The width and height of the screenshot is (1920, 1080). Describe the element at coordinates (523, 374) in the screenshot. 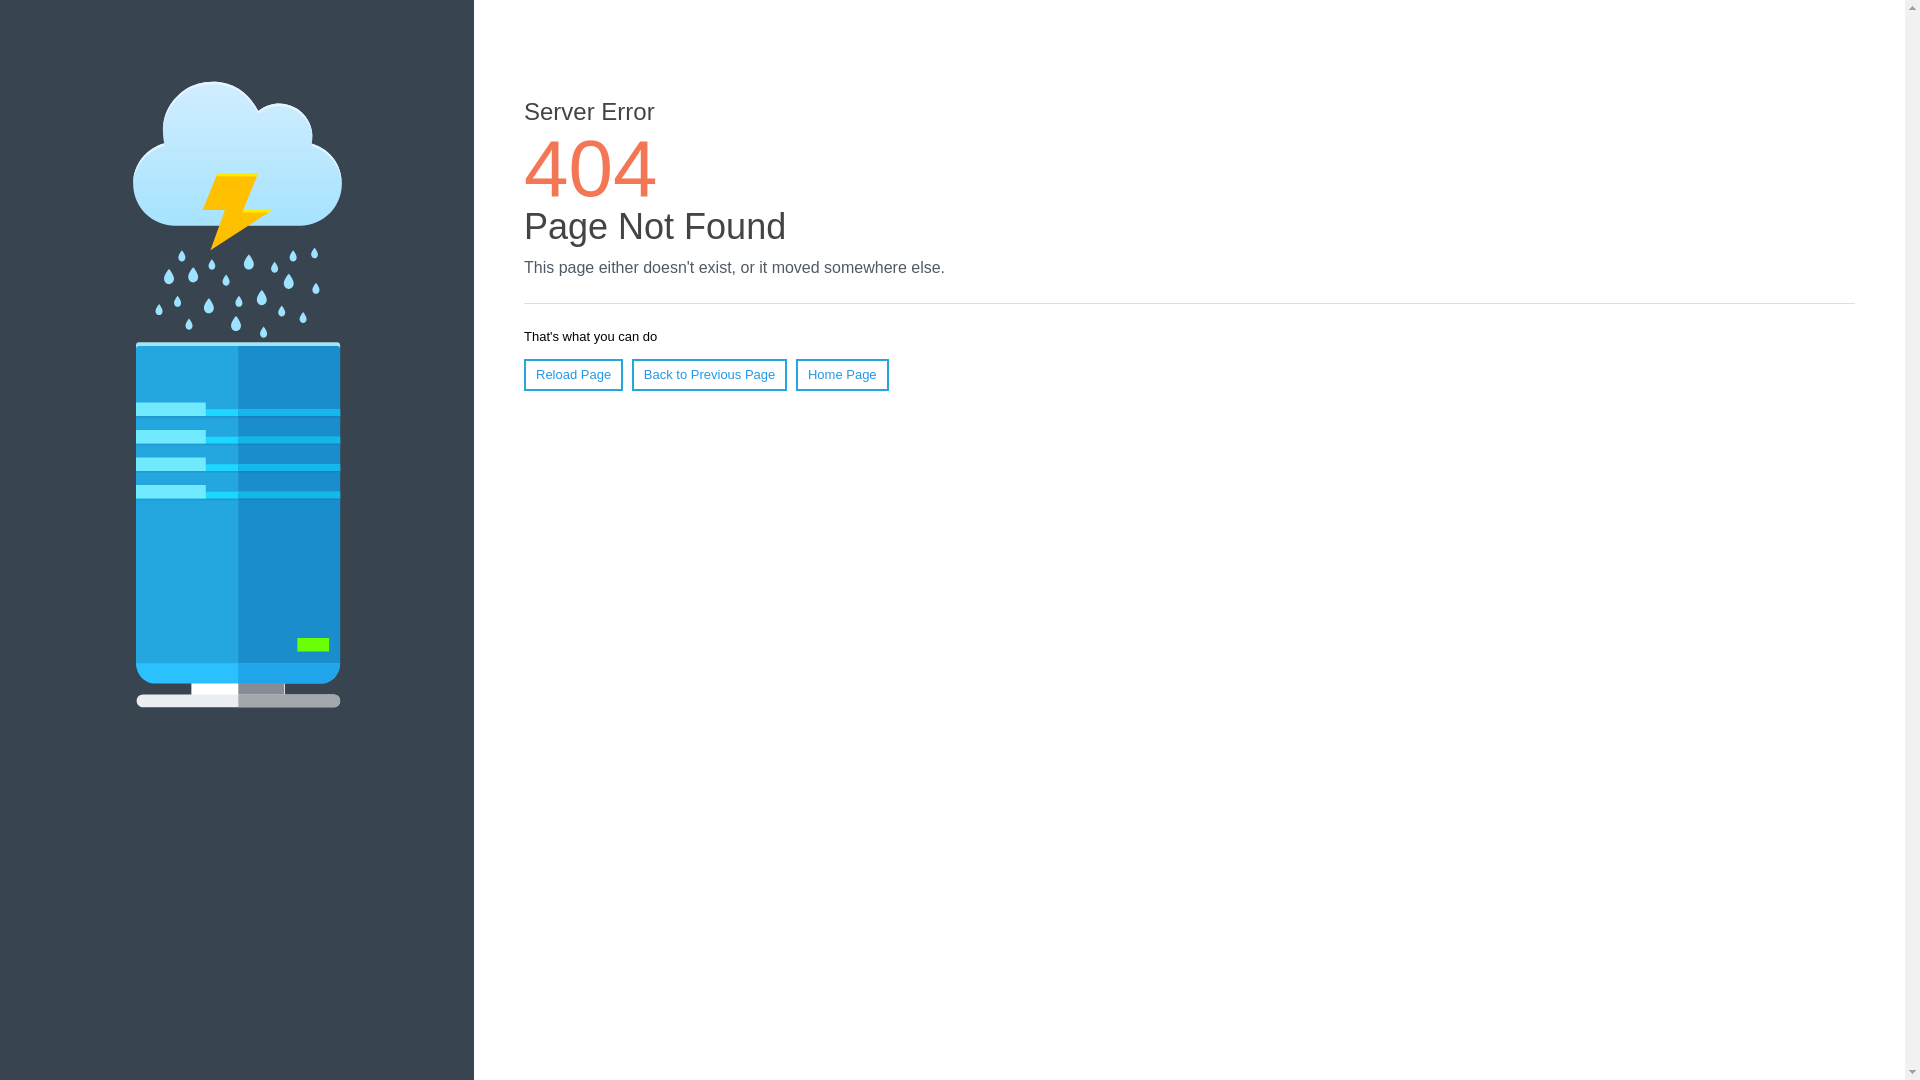

I see `'Reload Page'` at that location.